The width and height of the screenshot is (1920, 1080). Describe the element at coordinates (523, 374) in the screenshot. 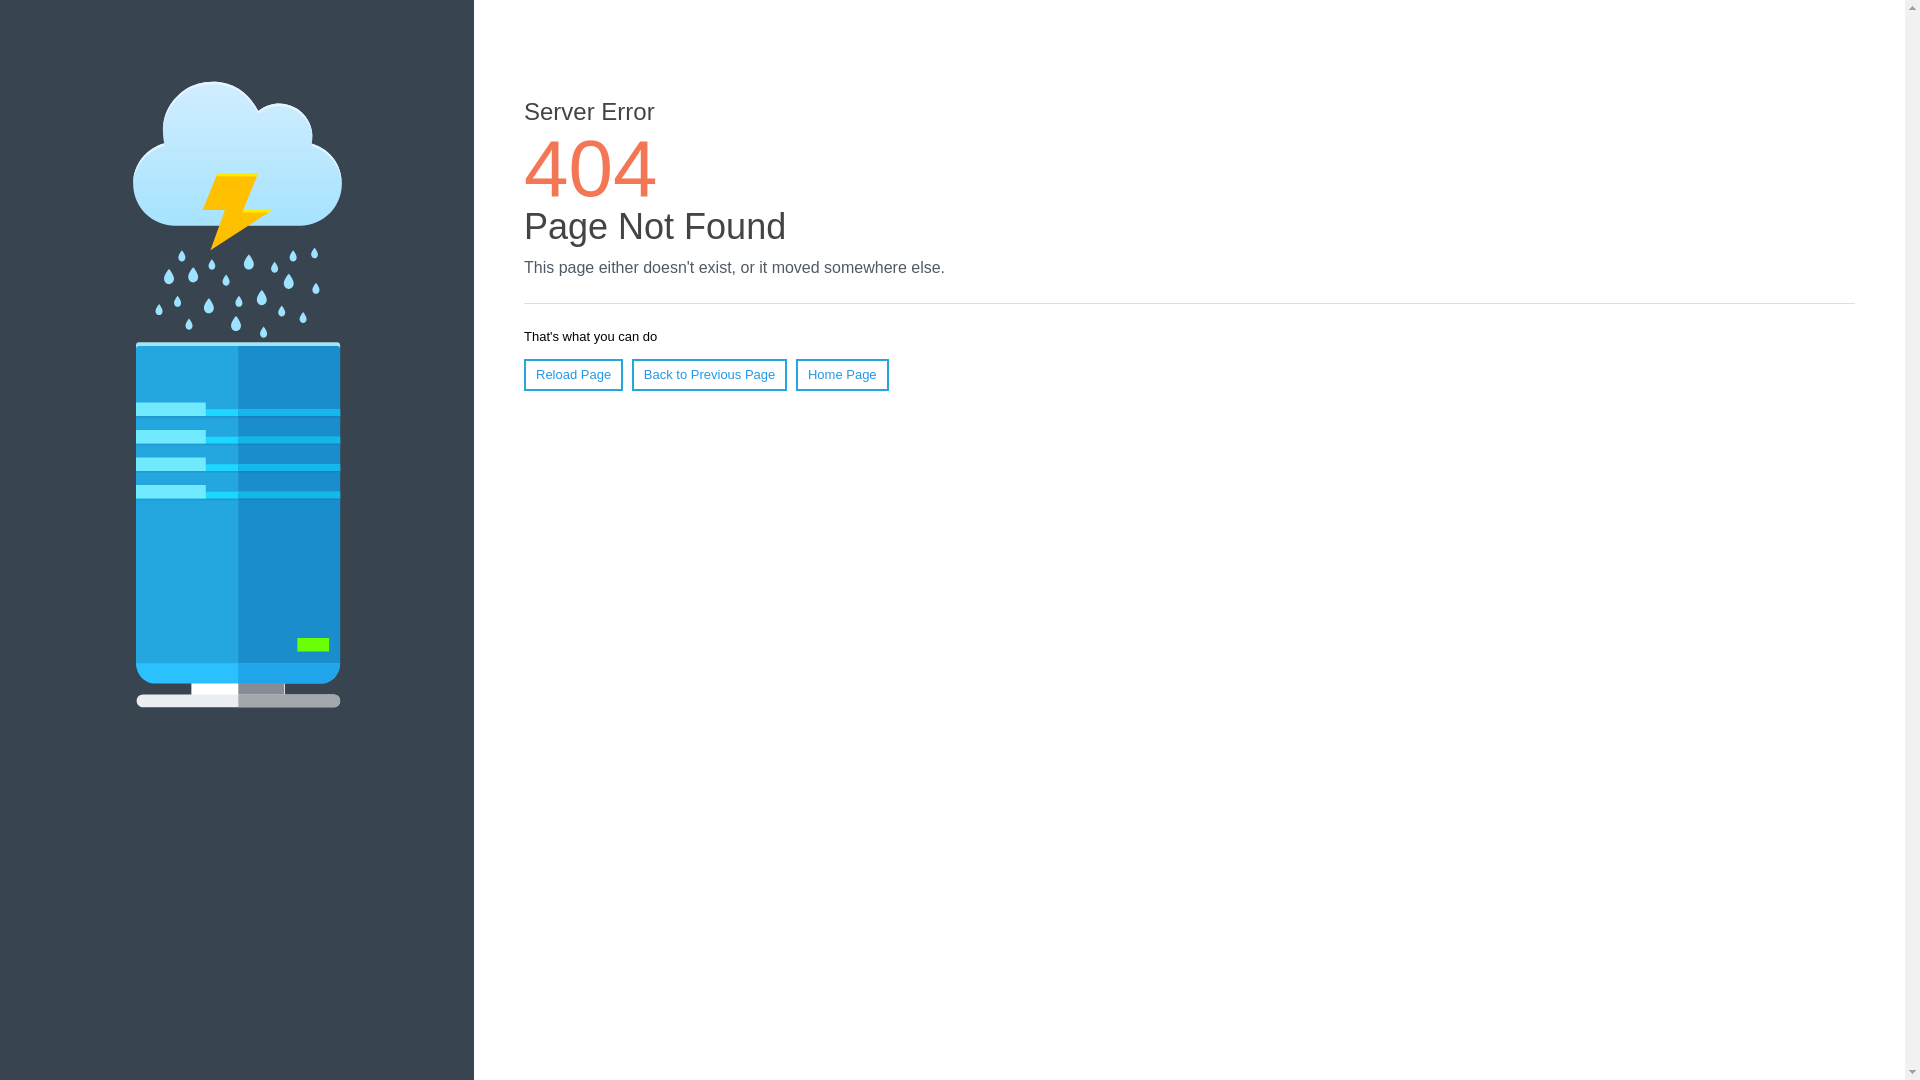

I see `'Reload Page'` at that location.